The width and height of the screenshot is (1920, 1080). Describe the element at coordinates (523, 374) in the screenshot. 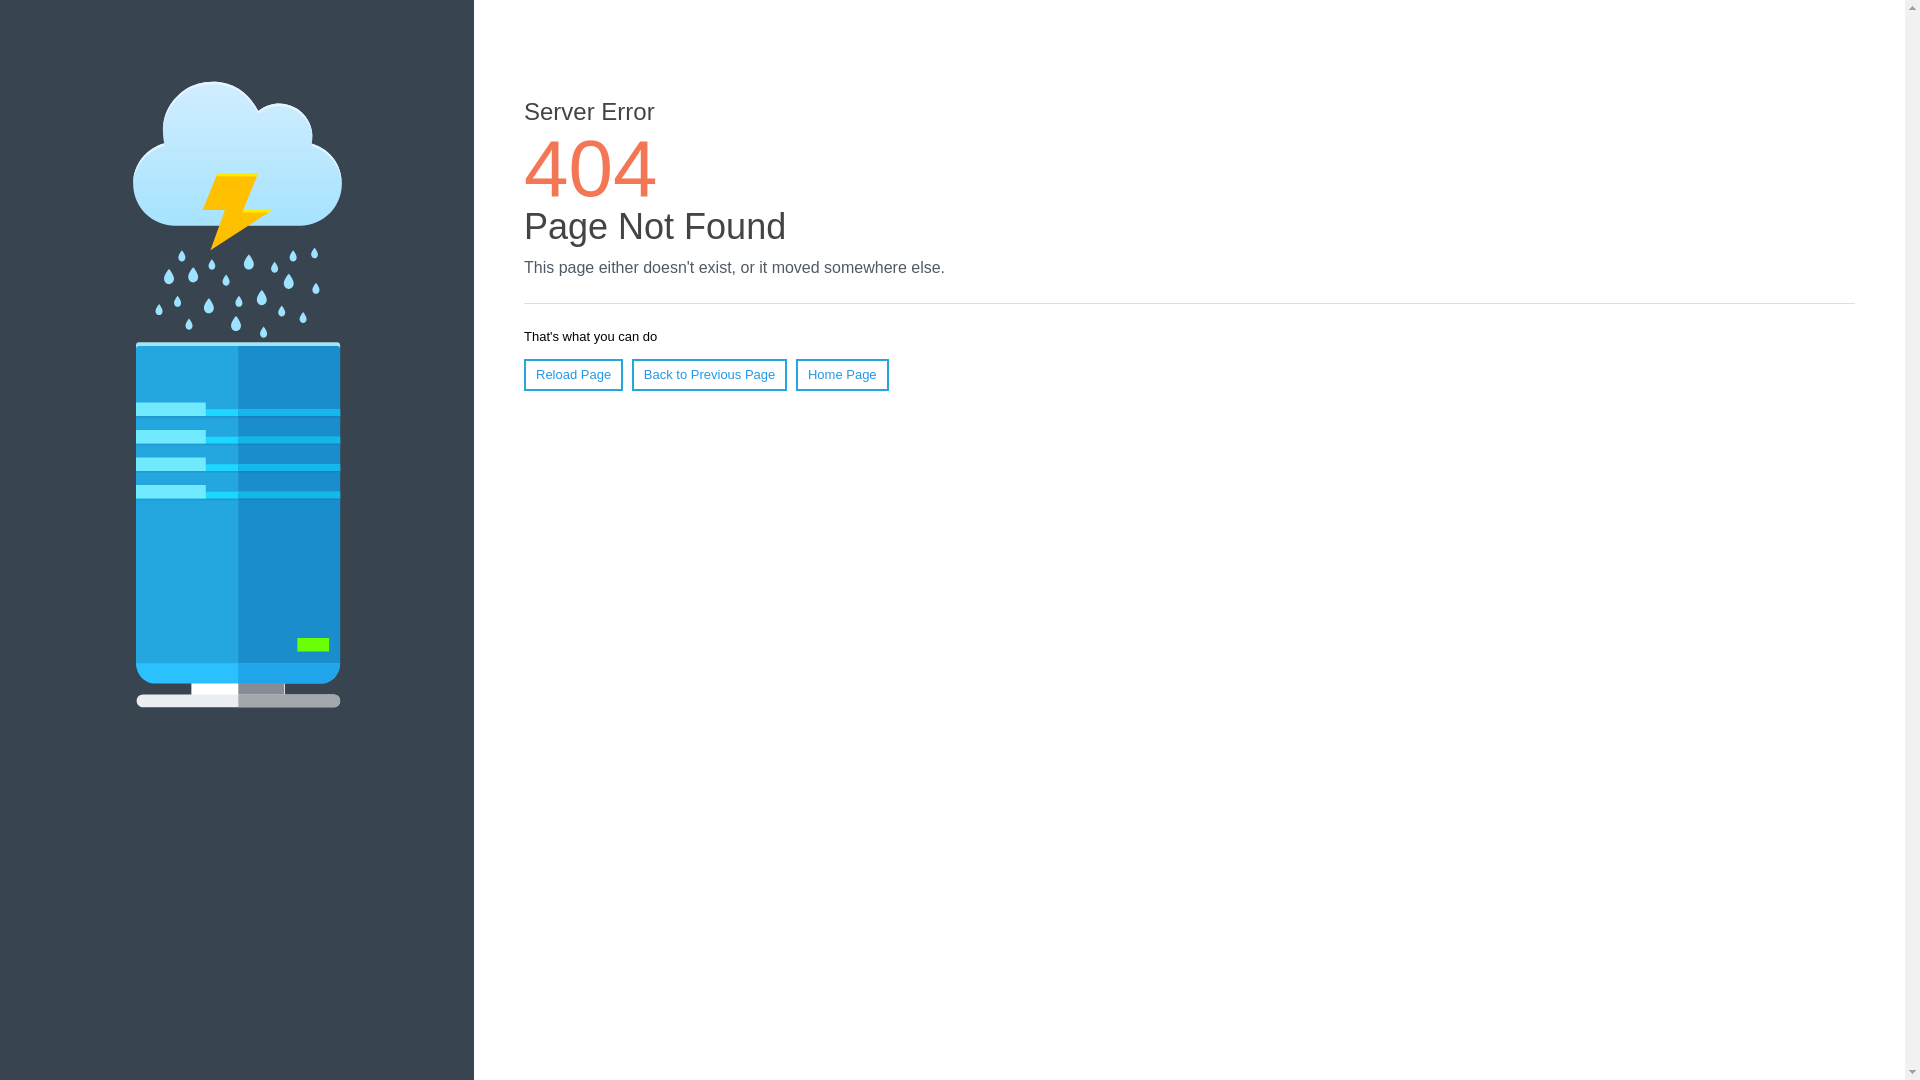

I see `'Reload Page'` at that location.